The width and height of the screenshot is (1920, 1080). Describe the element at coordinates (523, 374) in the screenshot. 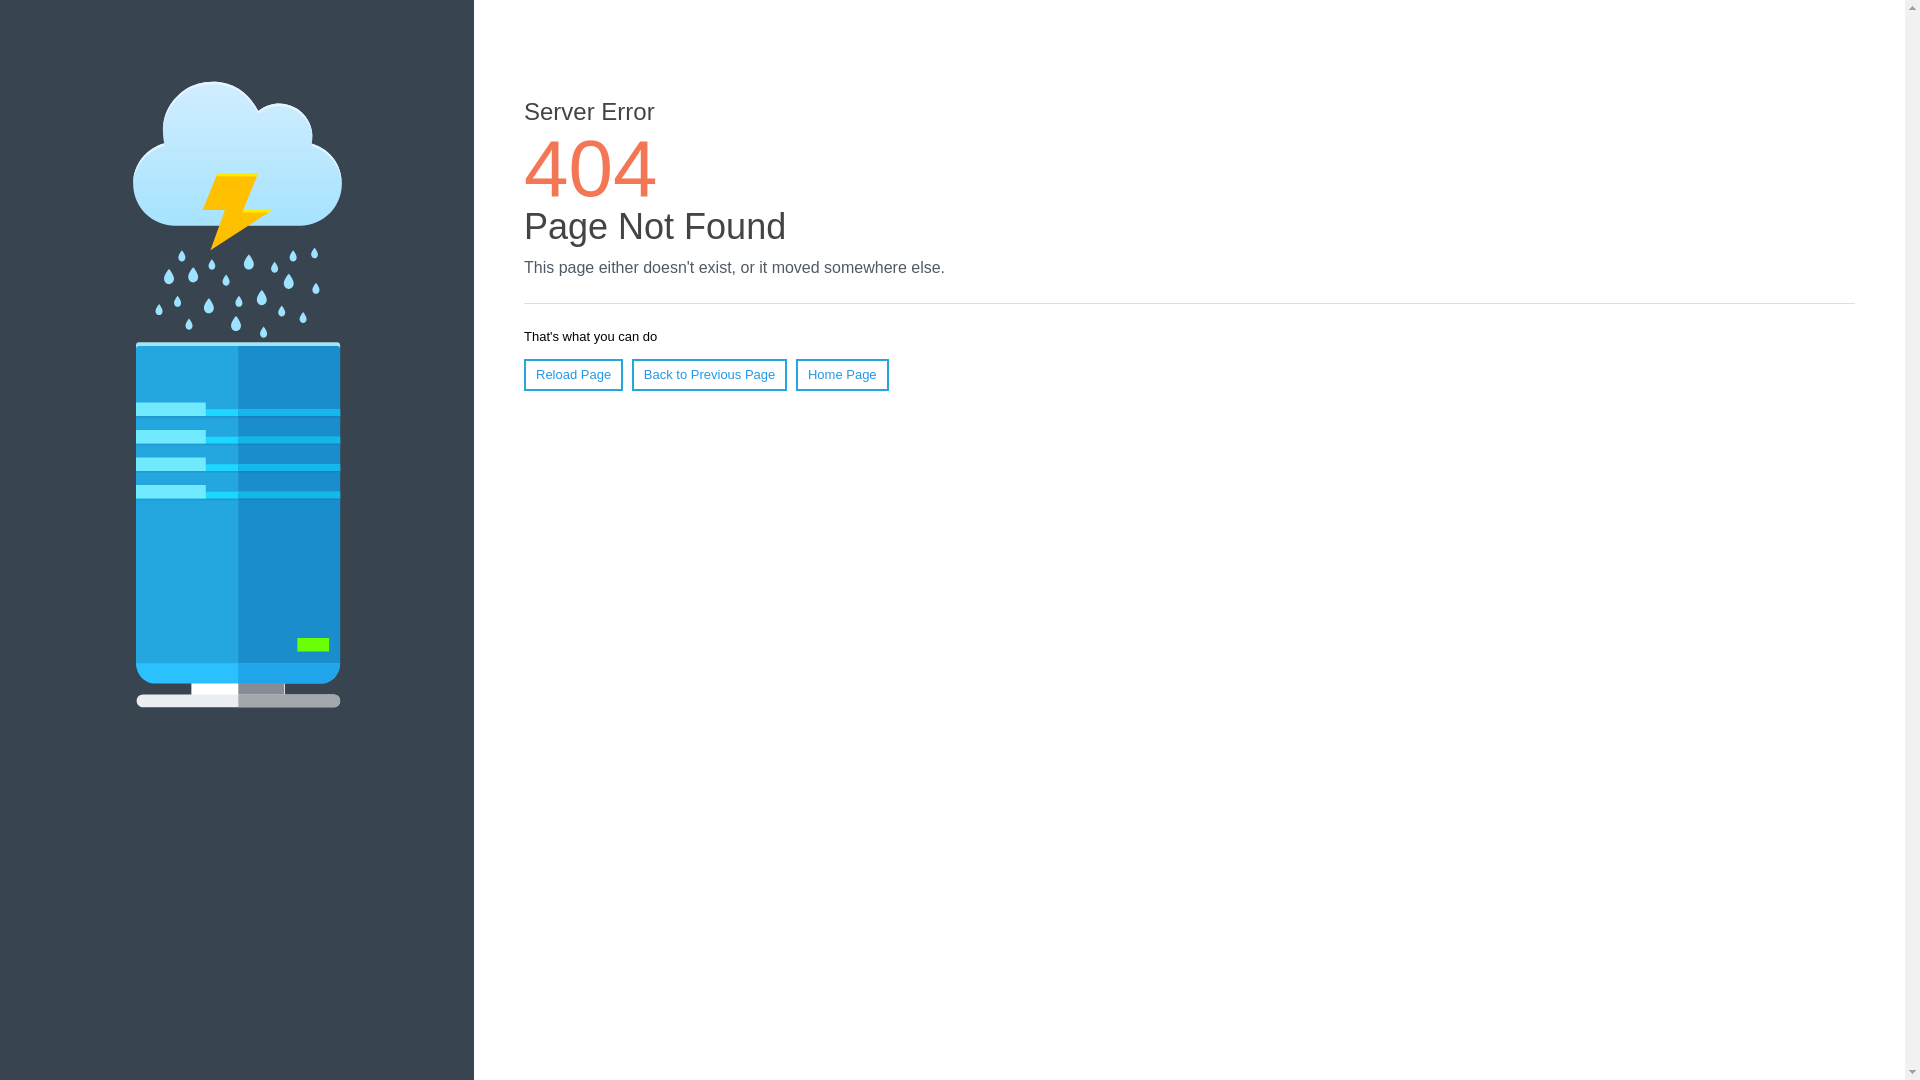

I see `'Reload Page'` at that location.